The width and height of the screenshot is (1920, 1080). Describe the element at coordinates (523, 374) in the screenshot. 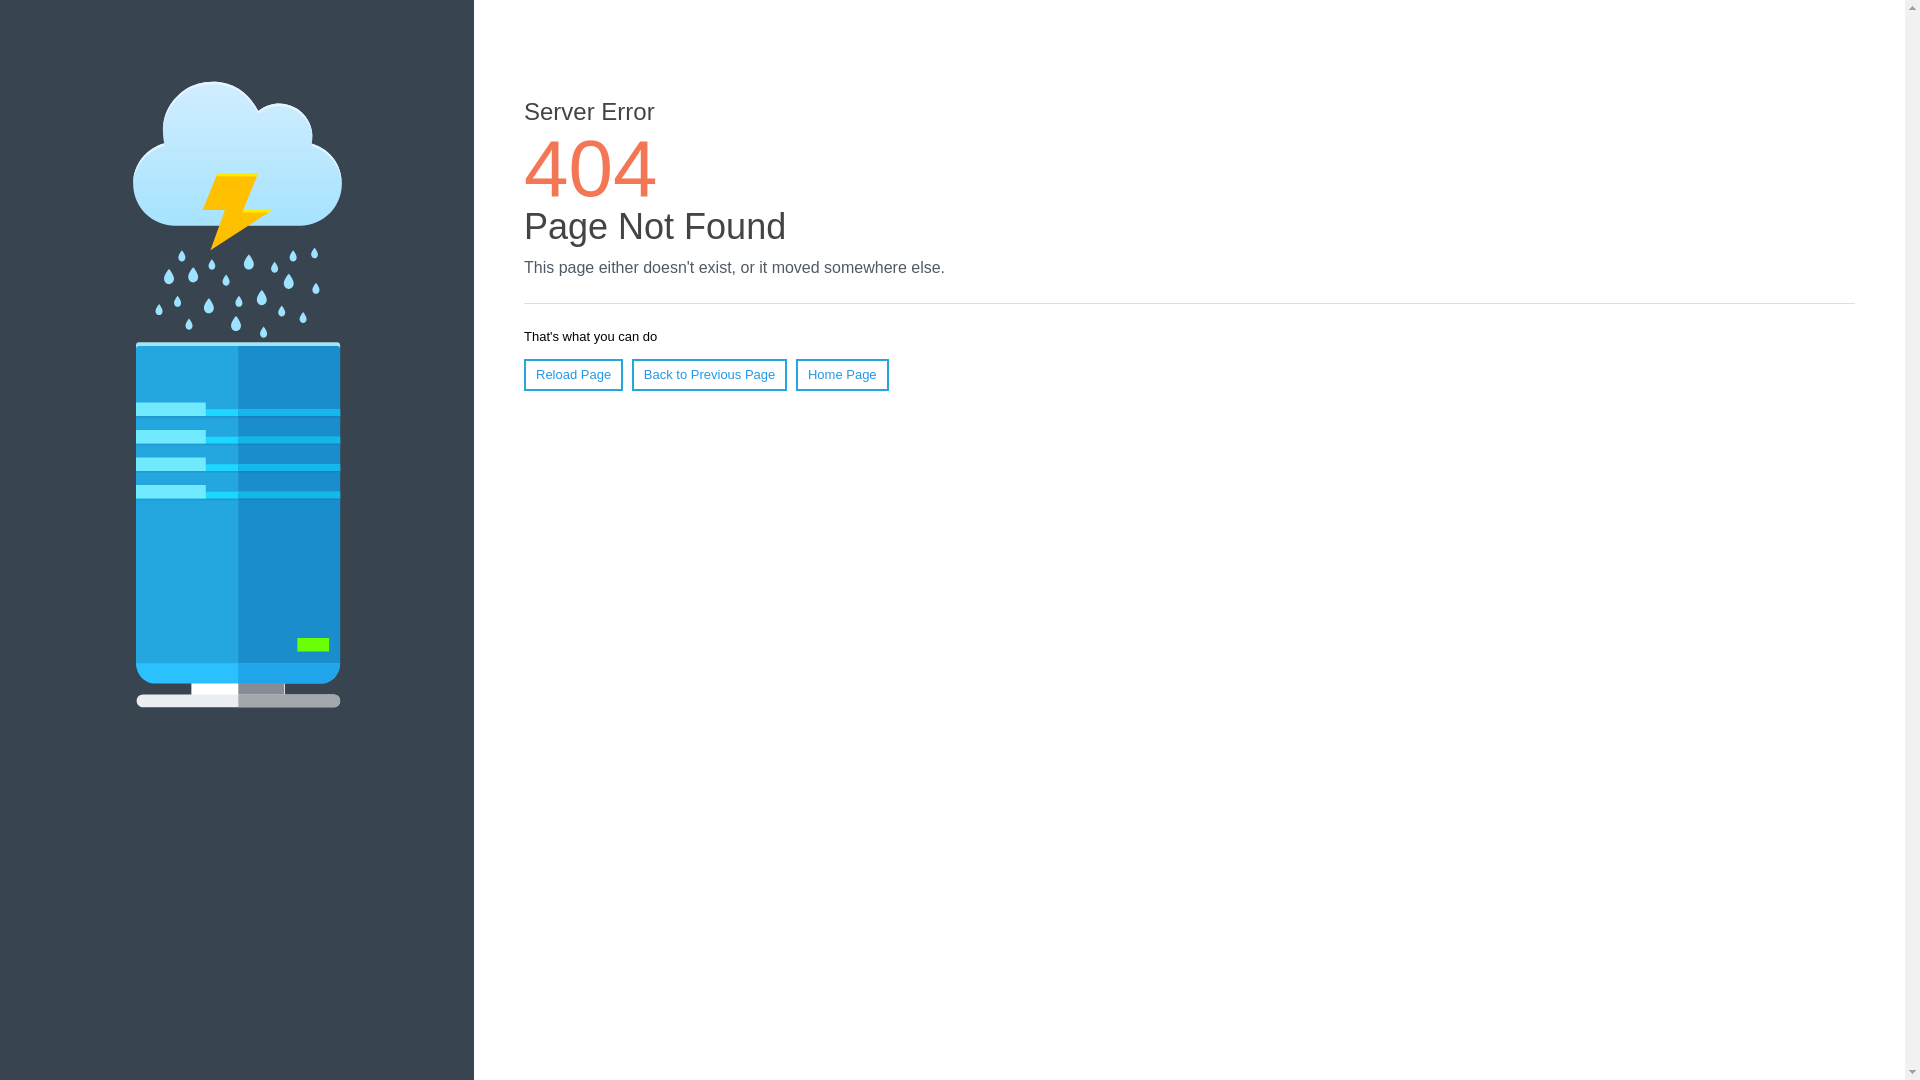

I see `'Reload Page'` at that location.